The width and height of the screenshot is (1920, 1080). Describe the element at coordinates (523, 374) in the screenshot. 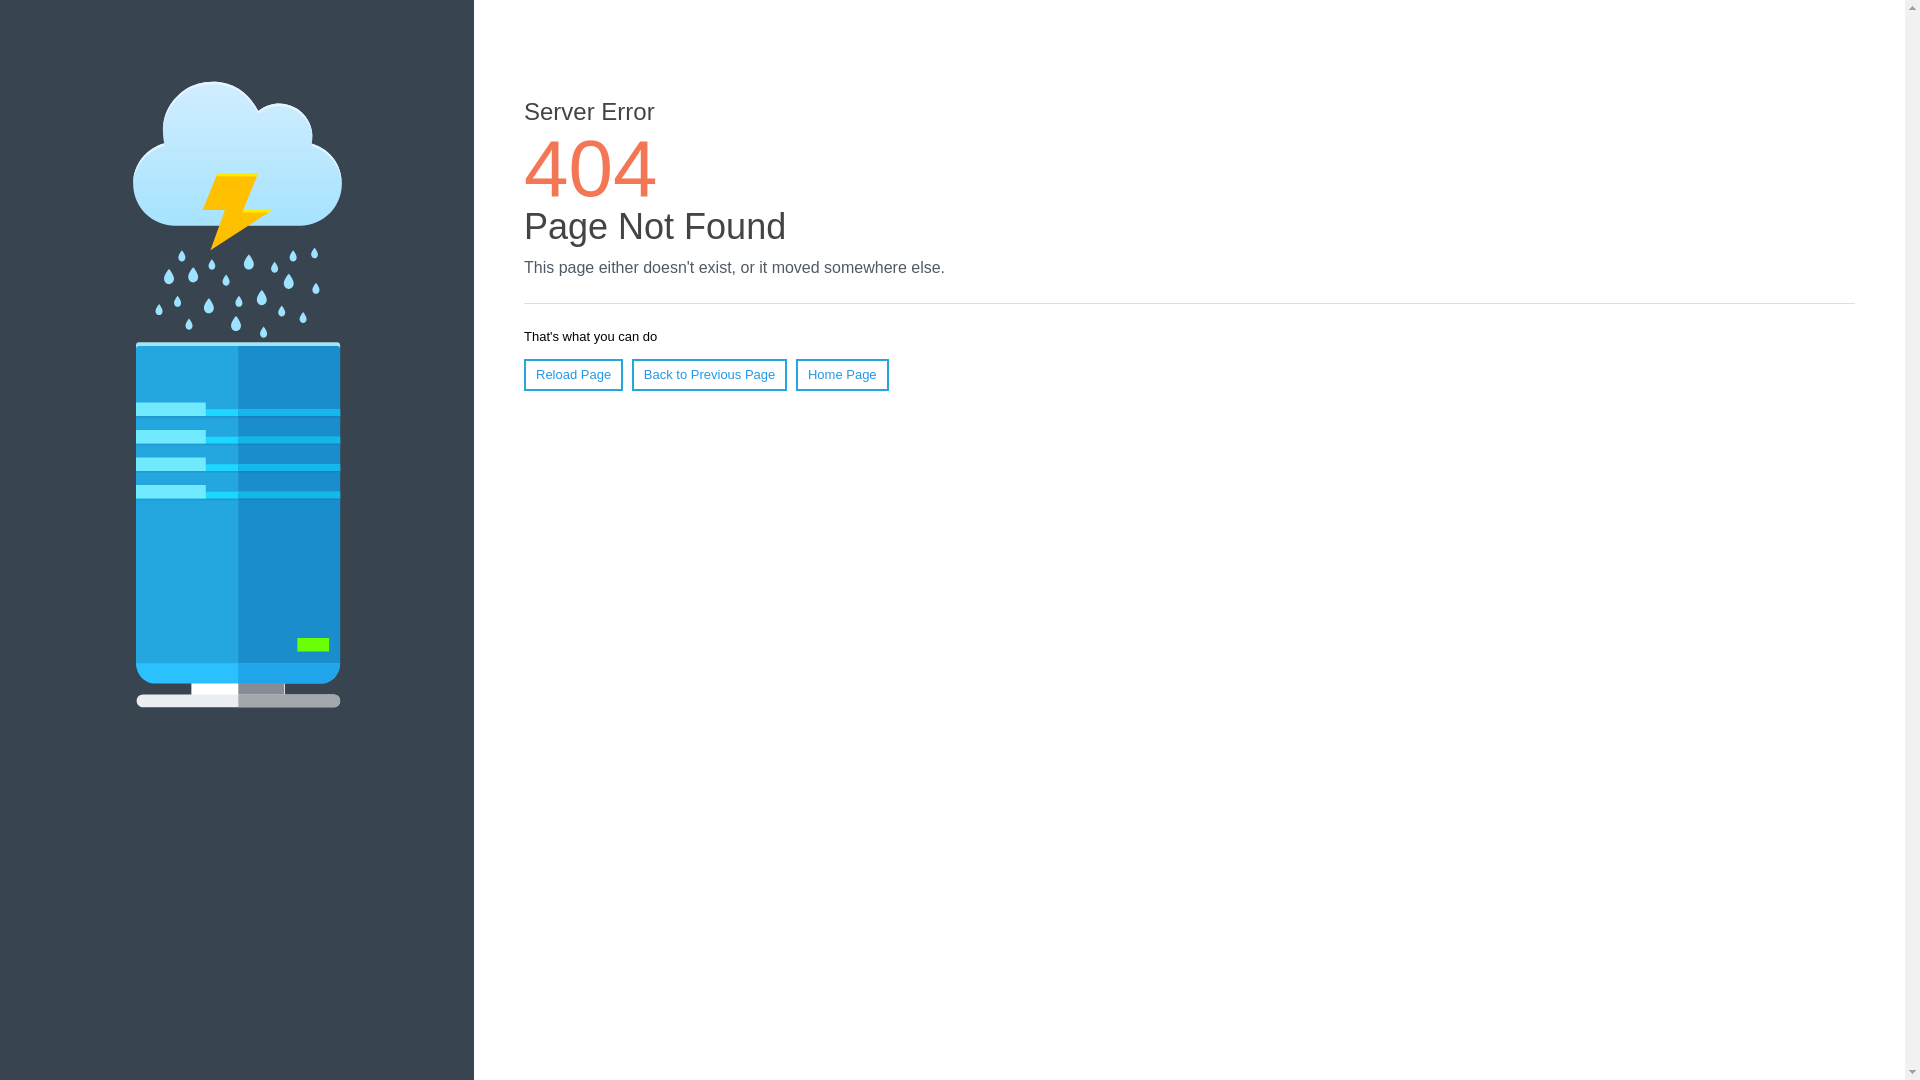

I see `'Reload Page'` at that location.